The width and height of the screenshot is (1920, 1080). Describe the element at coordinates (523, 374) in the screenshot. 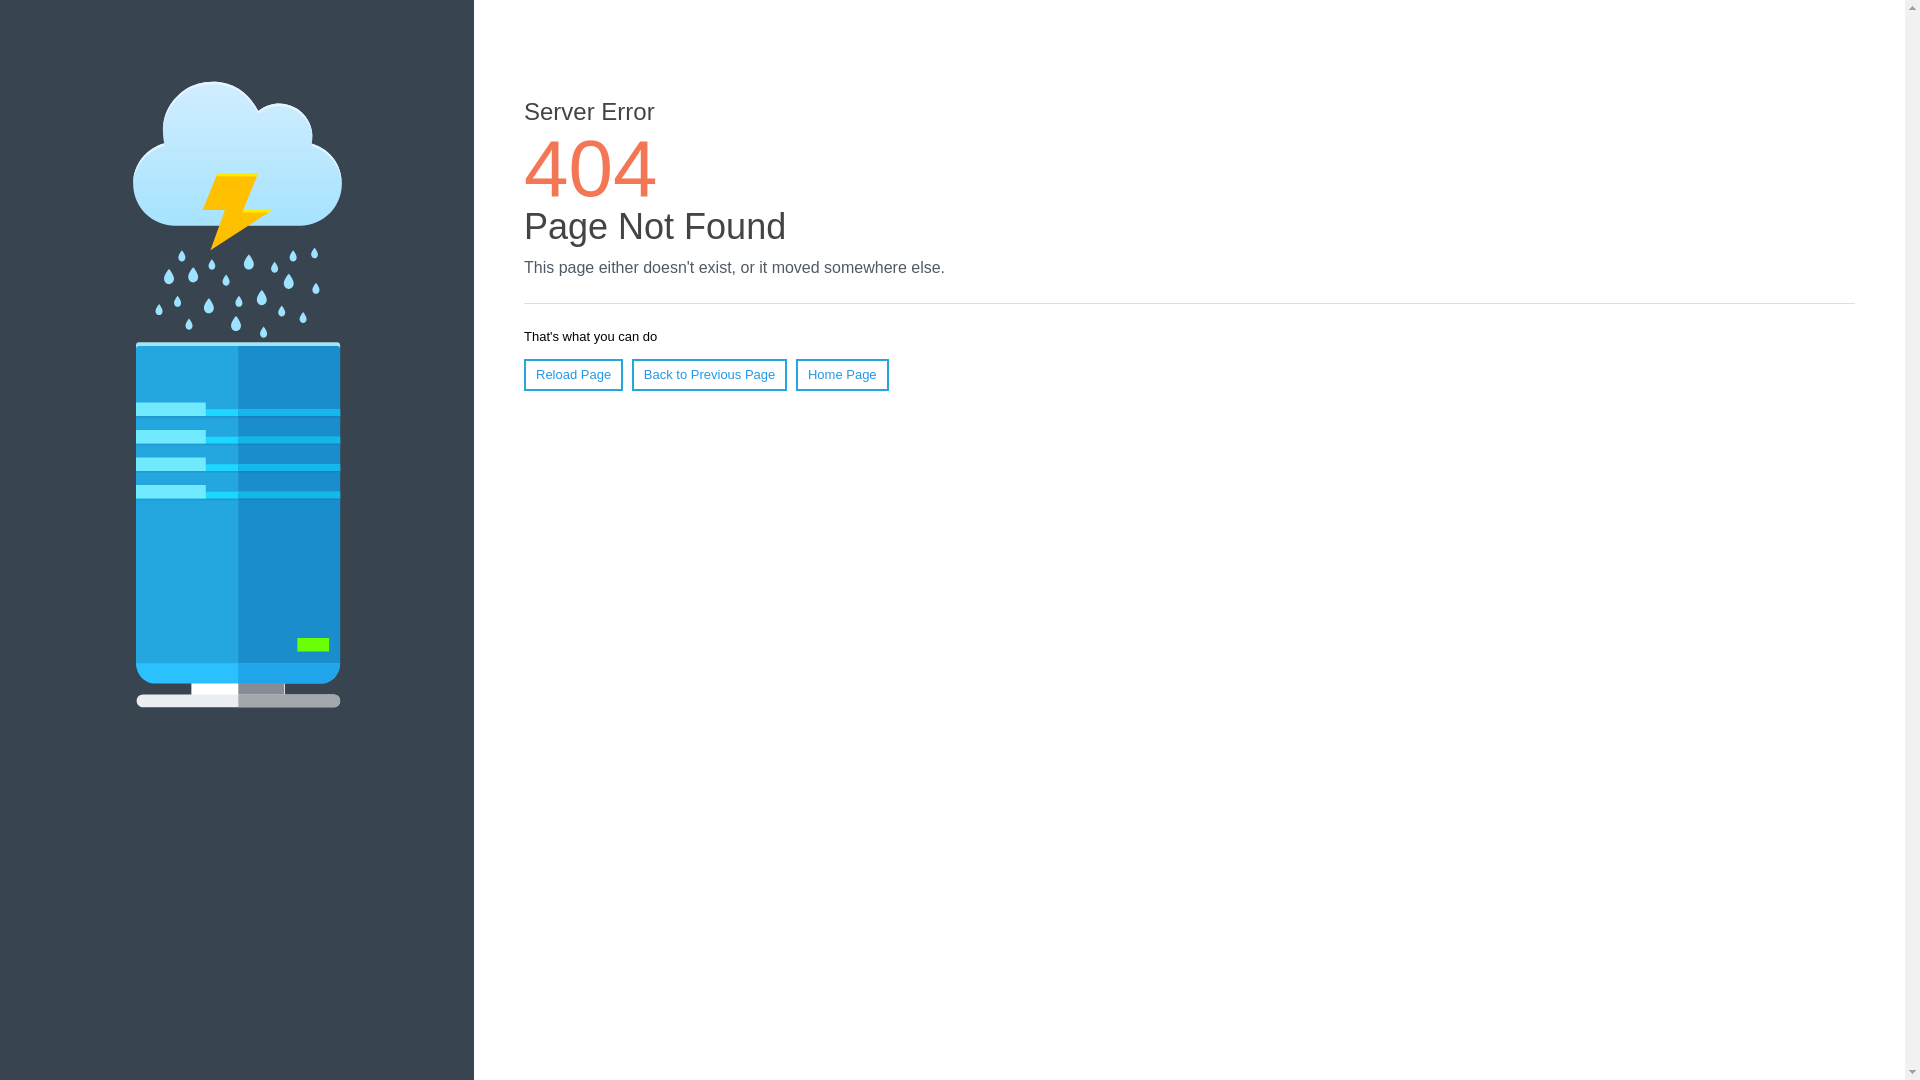

I see `'Reload Page'` at that location.